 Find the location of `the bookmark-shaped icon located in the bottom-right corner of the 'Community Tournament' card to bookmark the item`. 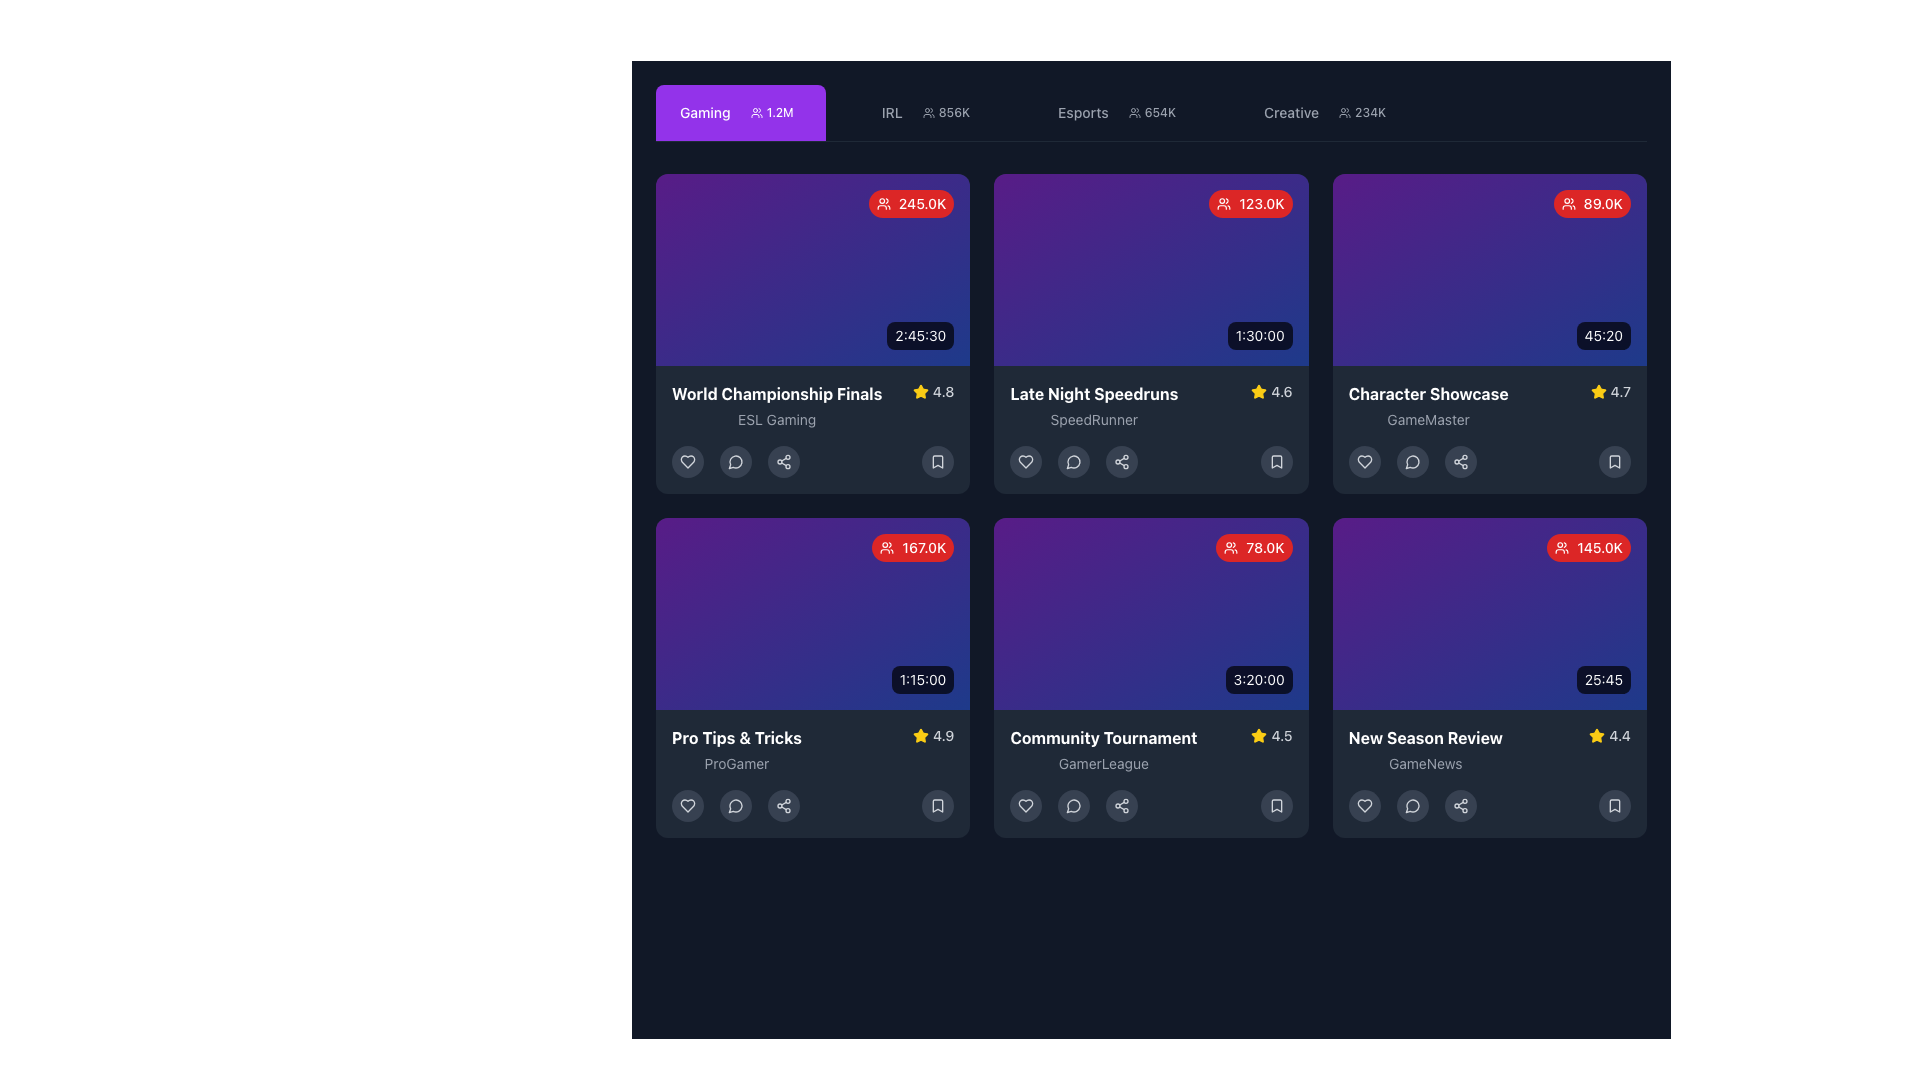

the bookmark-shaped icon located in the bottom-right corner of the 'Community Tournament' card to bookmark the item is located at coordinates (1275, 805).